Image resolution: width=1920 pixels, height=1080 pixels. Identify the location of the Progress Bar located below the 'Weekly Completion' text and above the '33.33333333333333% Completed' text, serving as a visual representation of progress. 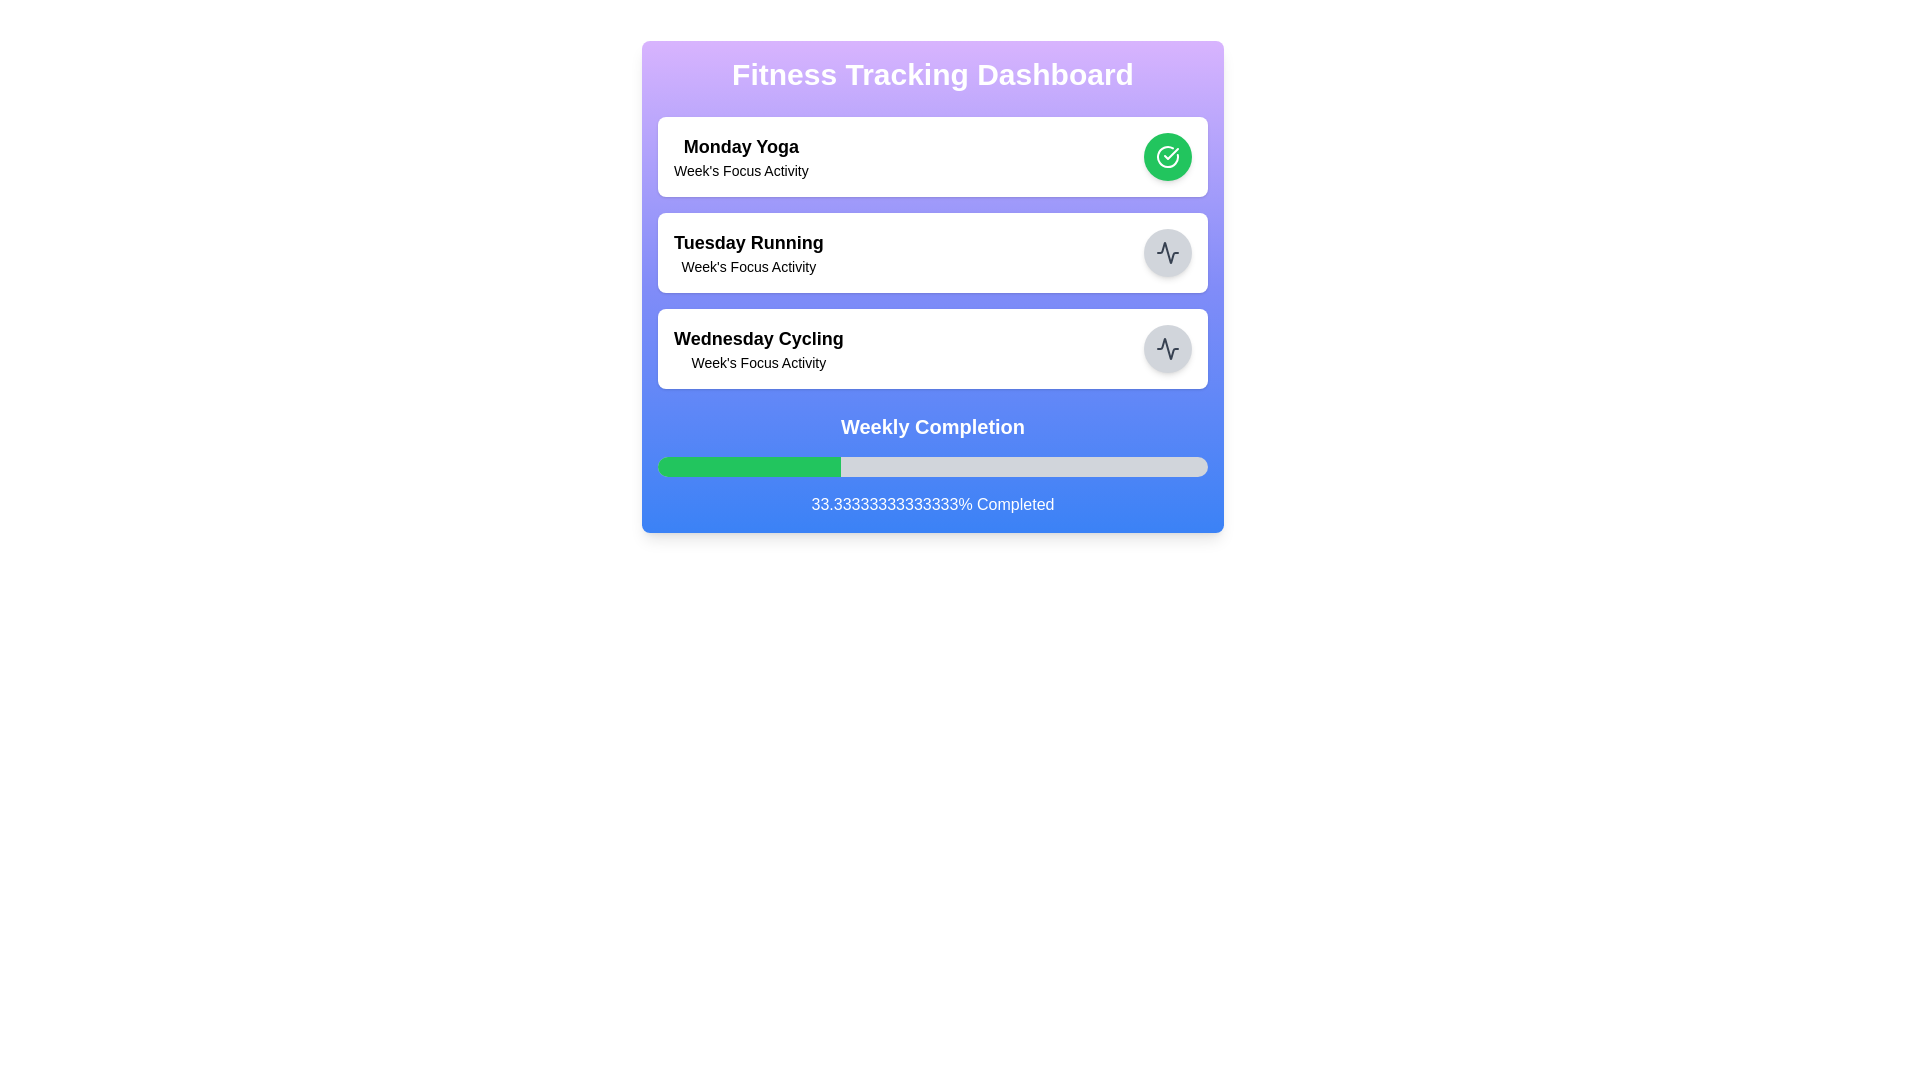
(931, 466).